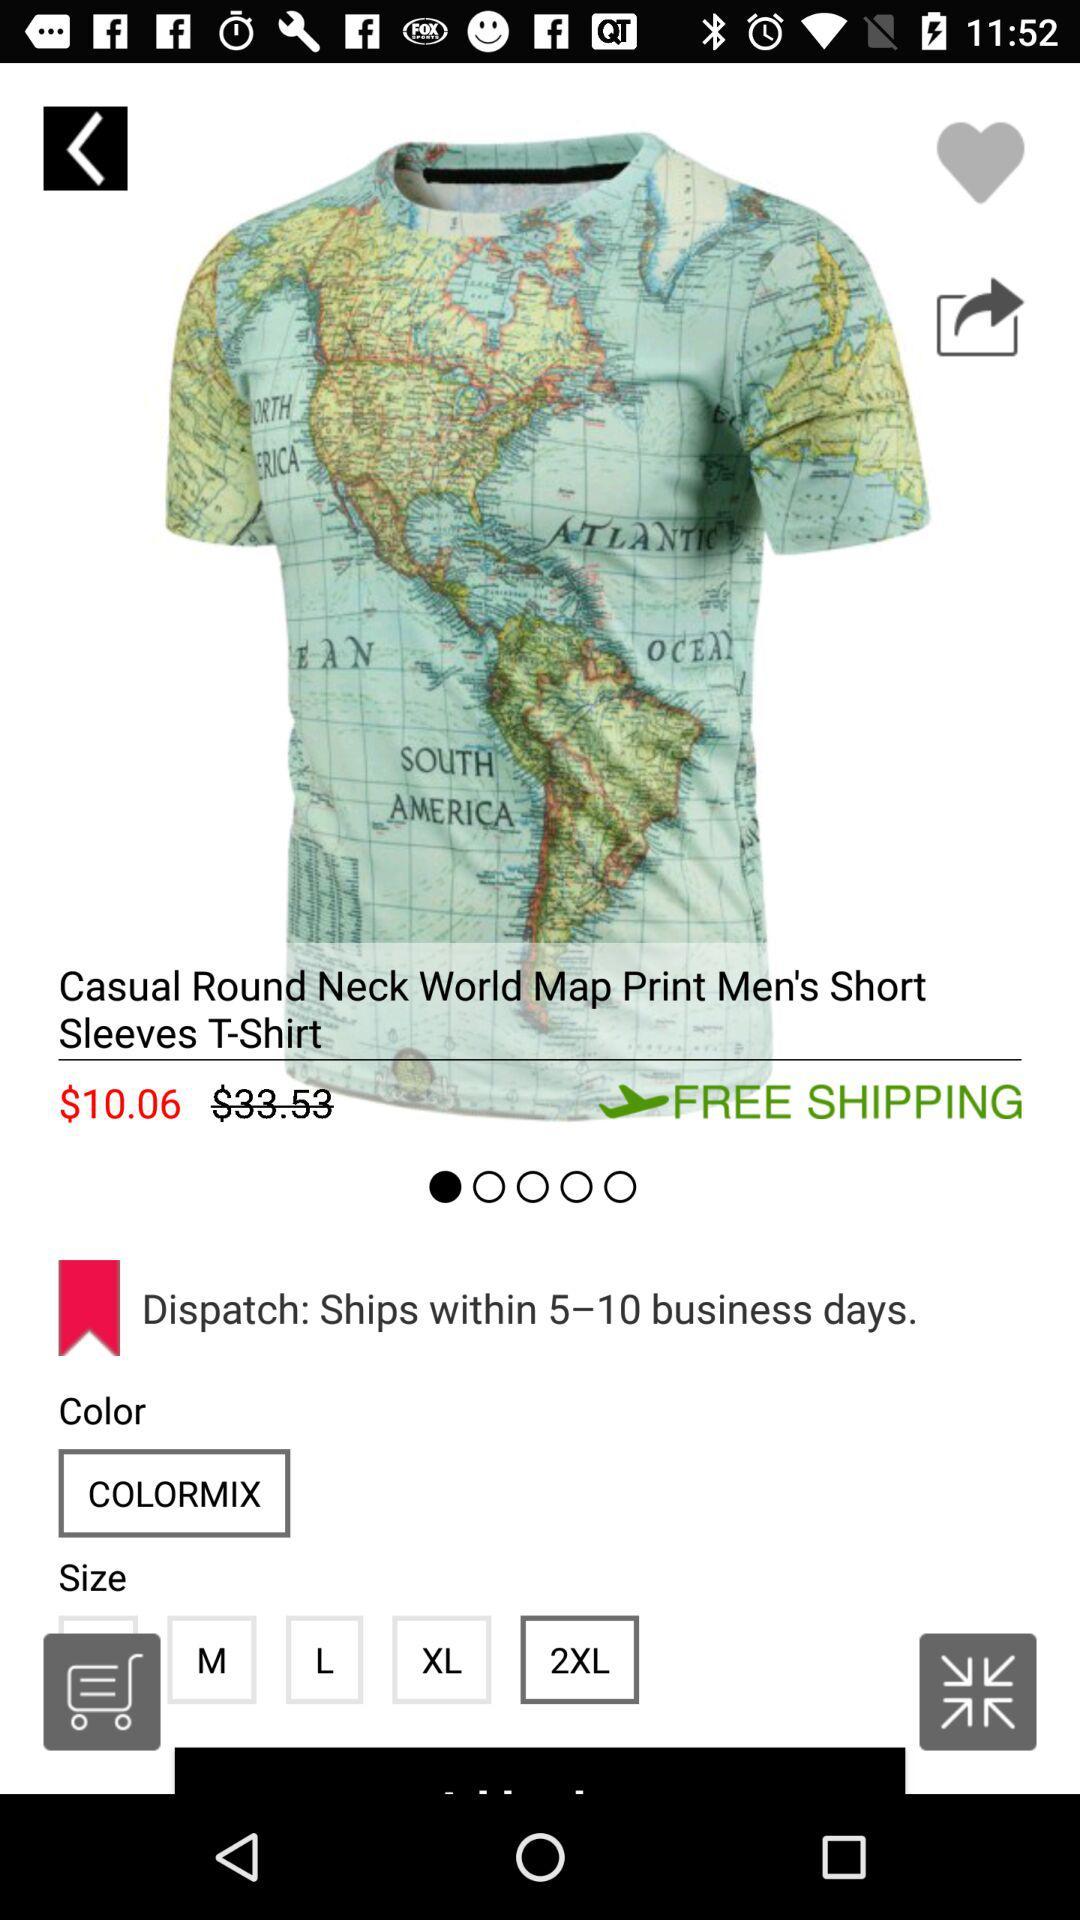  Describe the element at coordinates (211, 1659) in the screenshot. I see `item to the left of l` at that location.